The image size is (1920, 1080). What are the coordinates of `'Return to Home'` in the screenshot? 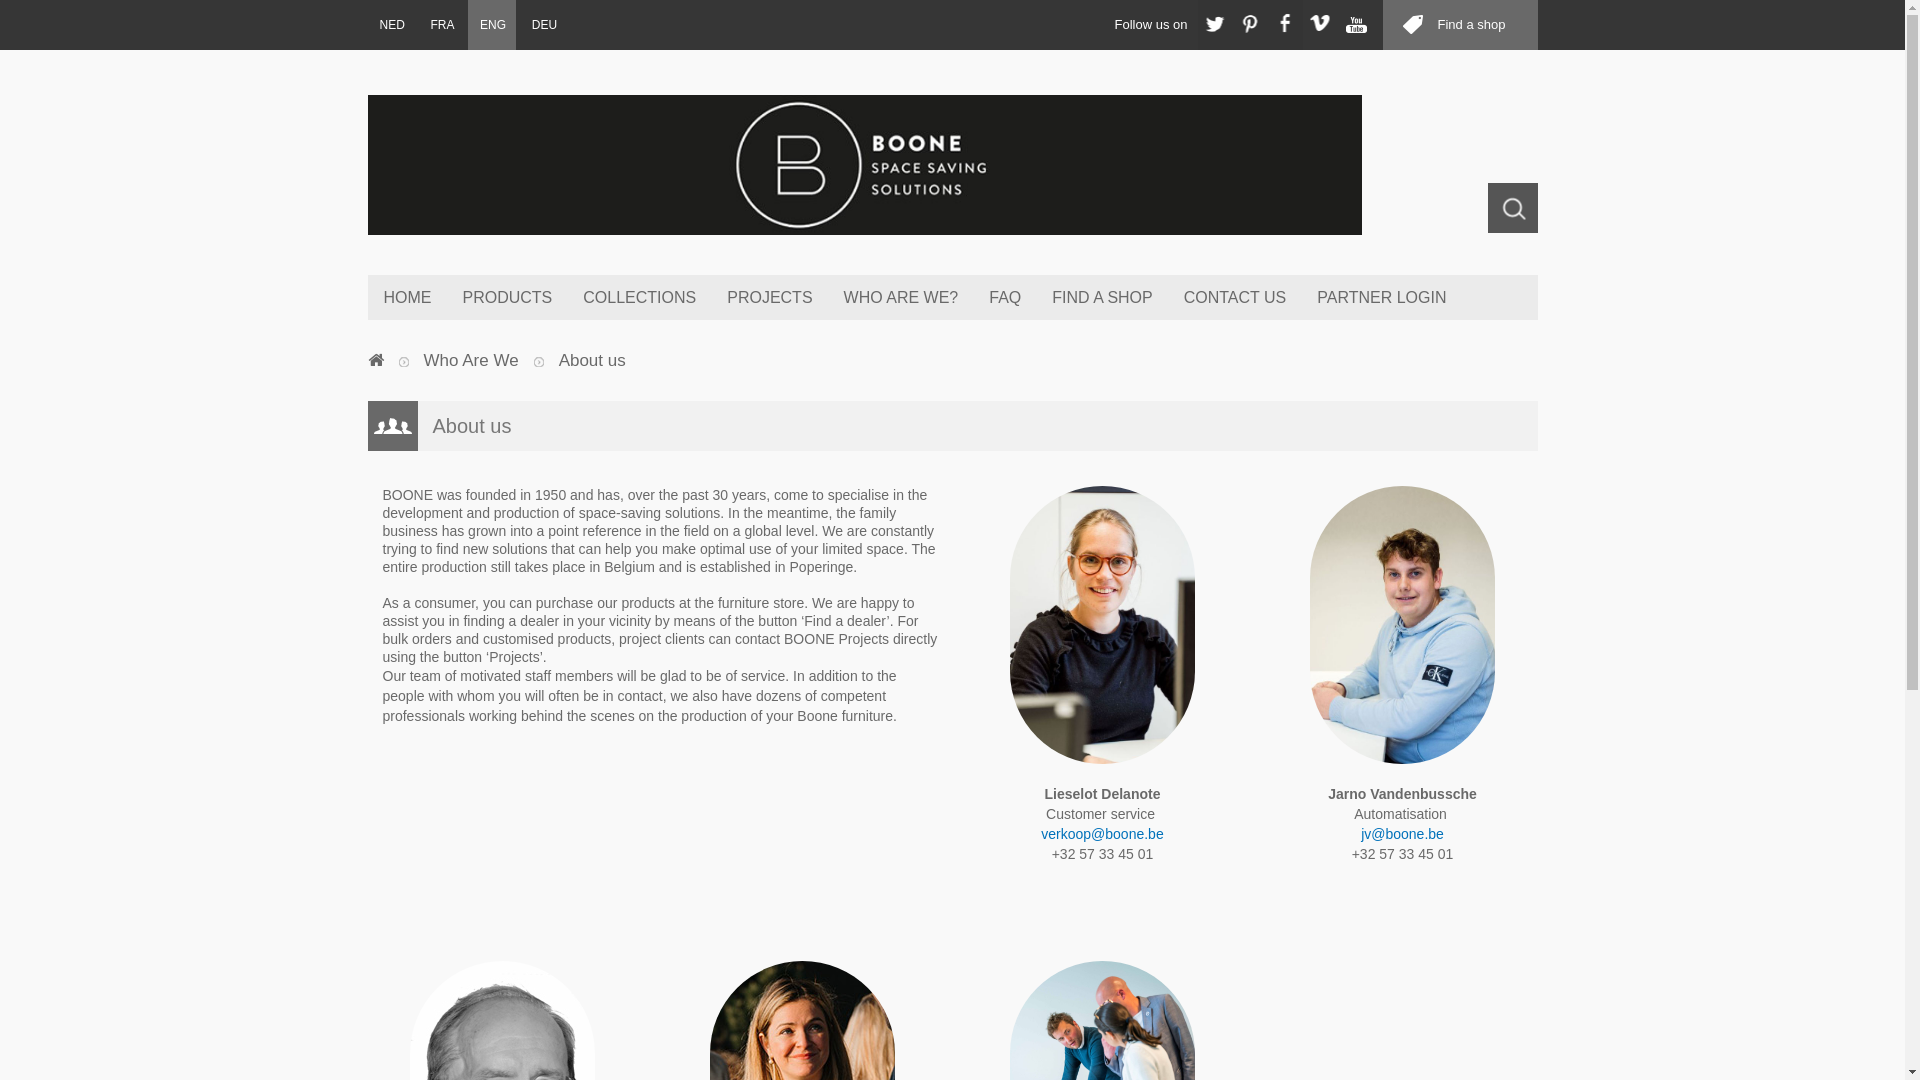 It's located at (375, 361).